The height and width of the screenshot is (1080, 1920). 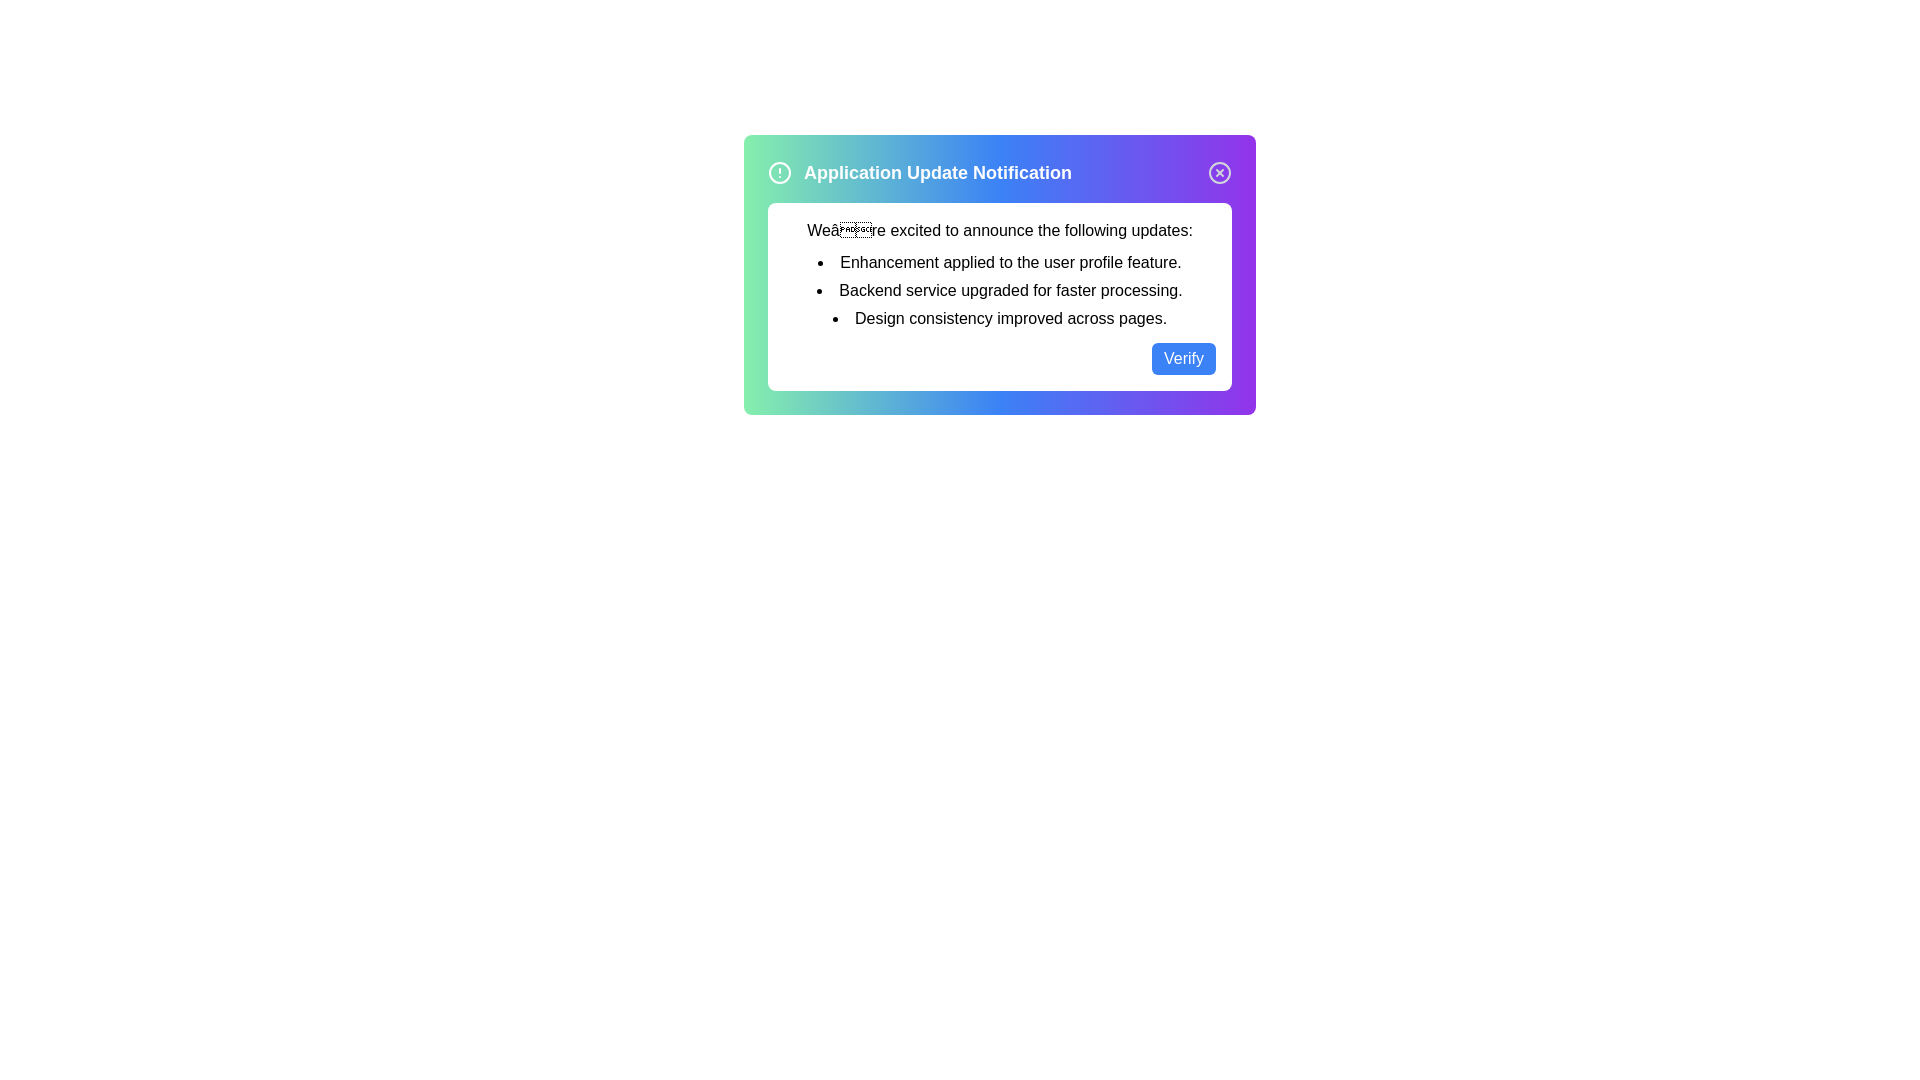 I want to click on close button to collapse the notification, so click(x=1218, y=172).